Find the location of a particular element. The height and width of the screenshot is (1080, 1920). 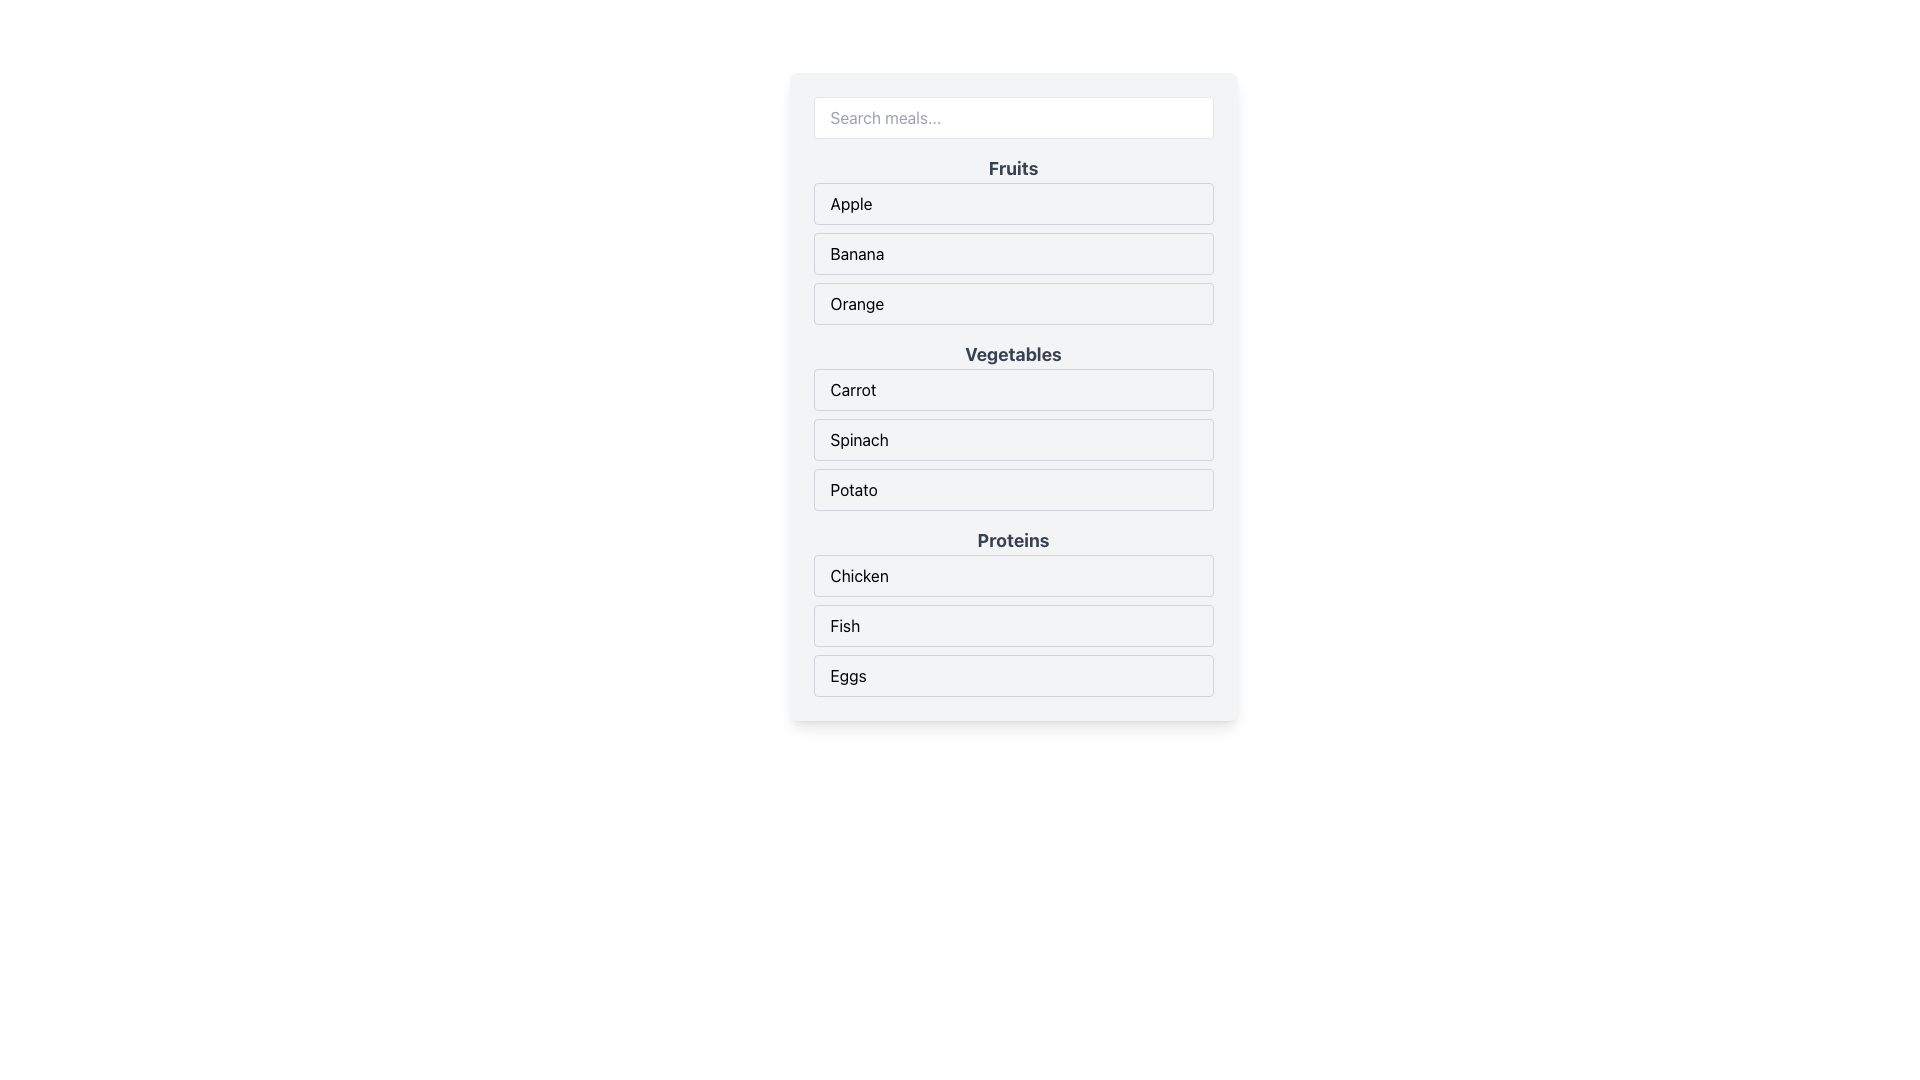

the 'Apple' text label in the first entry under the 'Fruits' section is located at coordinates (851, 204).